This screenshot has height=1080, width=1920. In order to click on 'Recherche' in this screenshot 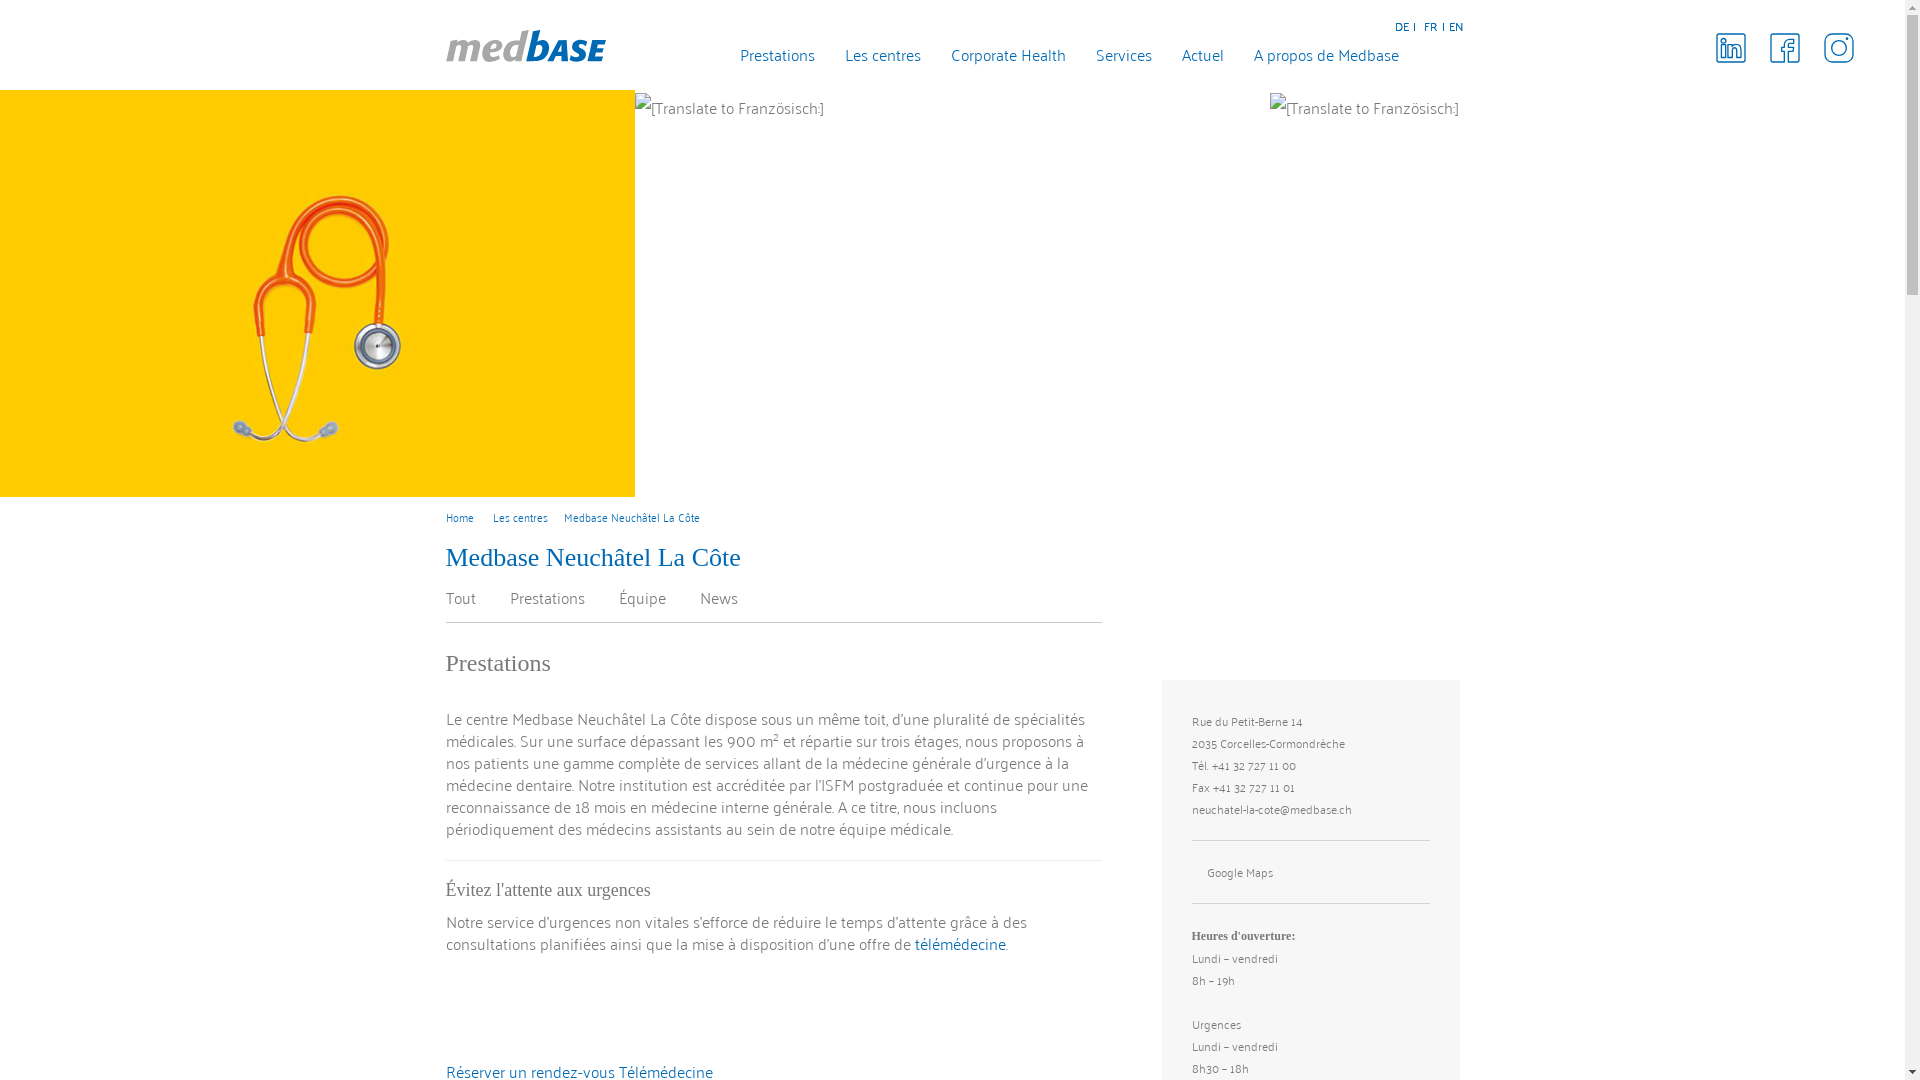, I will do `click(1452, 55)`.